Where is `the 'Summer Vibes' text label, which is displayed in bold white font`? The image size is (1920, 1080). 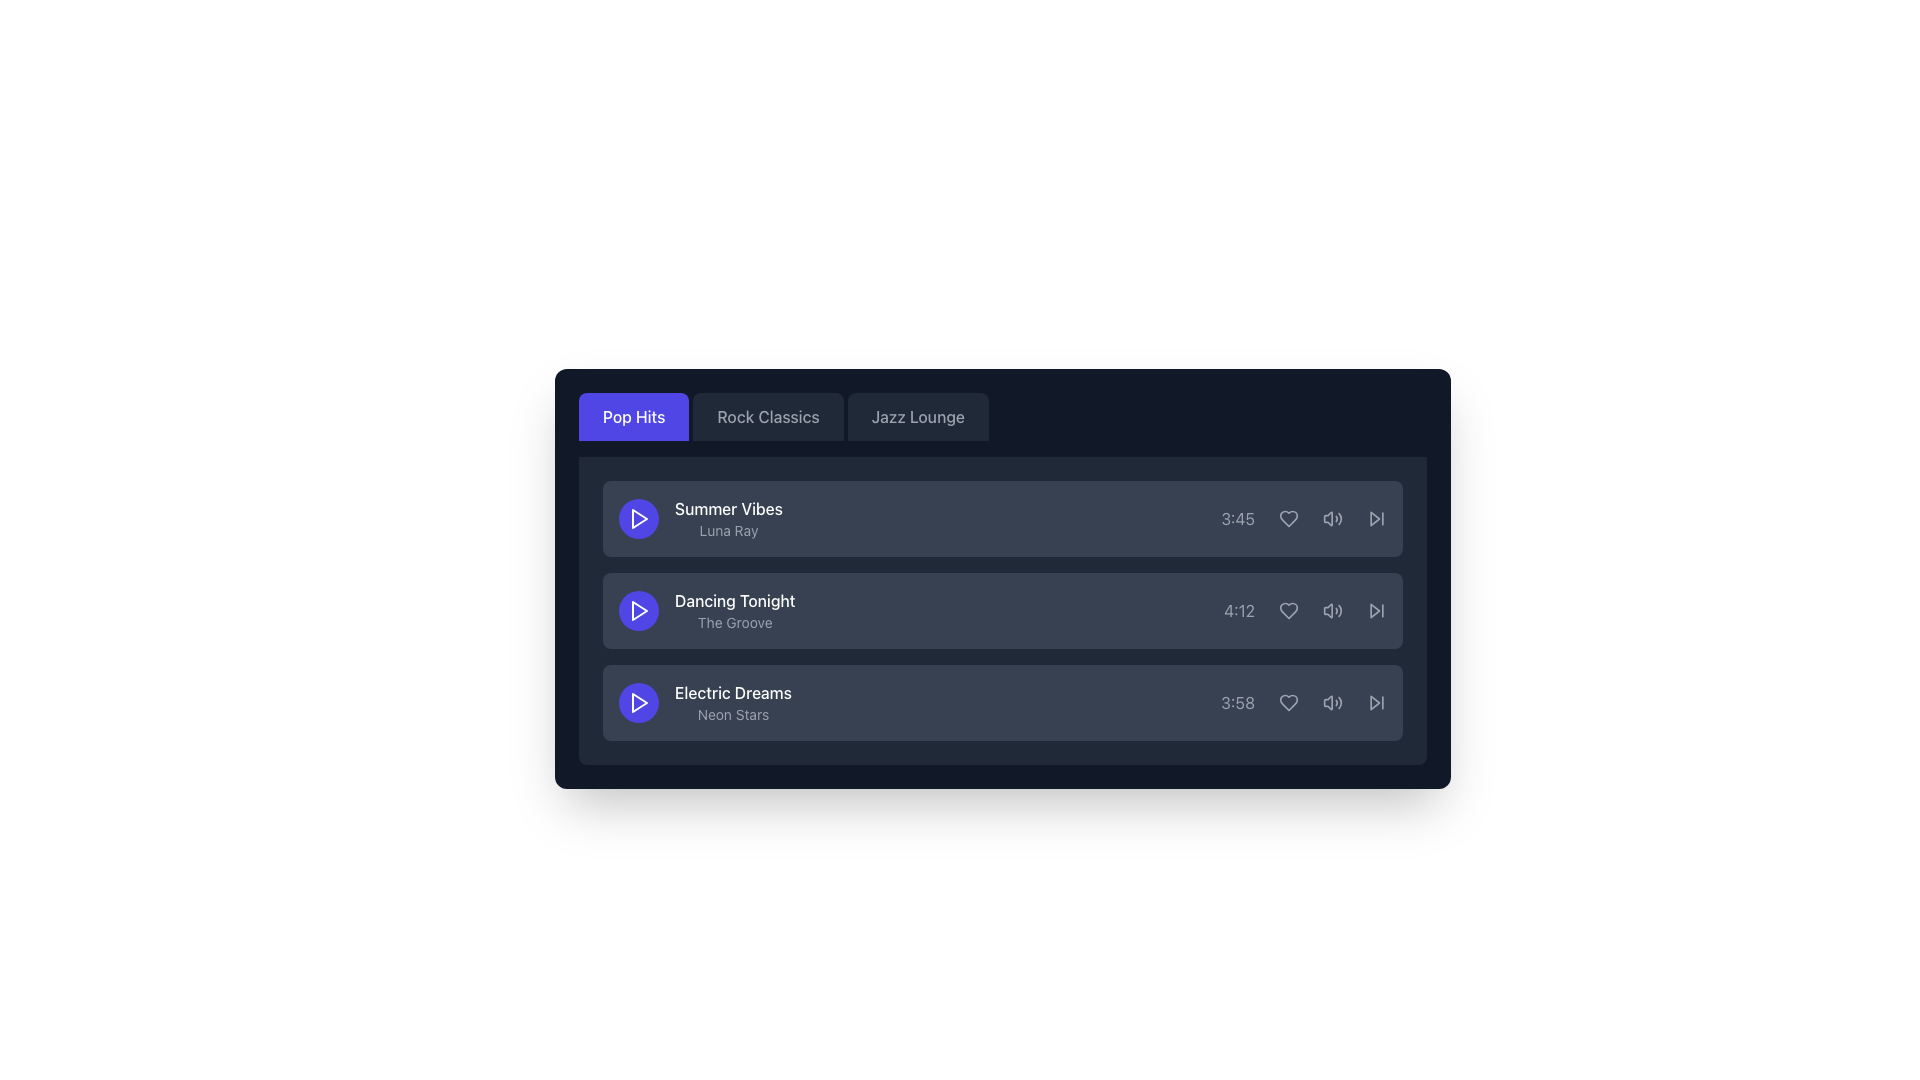 the 'Summer Vibes' text label, which is displayed in bold white font is located at coordinates (700, 518).